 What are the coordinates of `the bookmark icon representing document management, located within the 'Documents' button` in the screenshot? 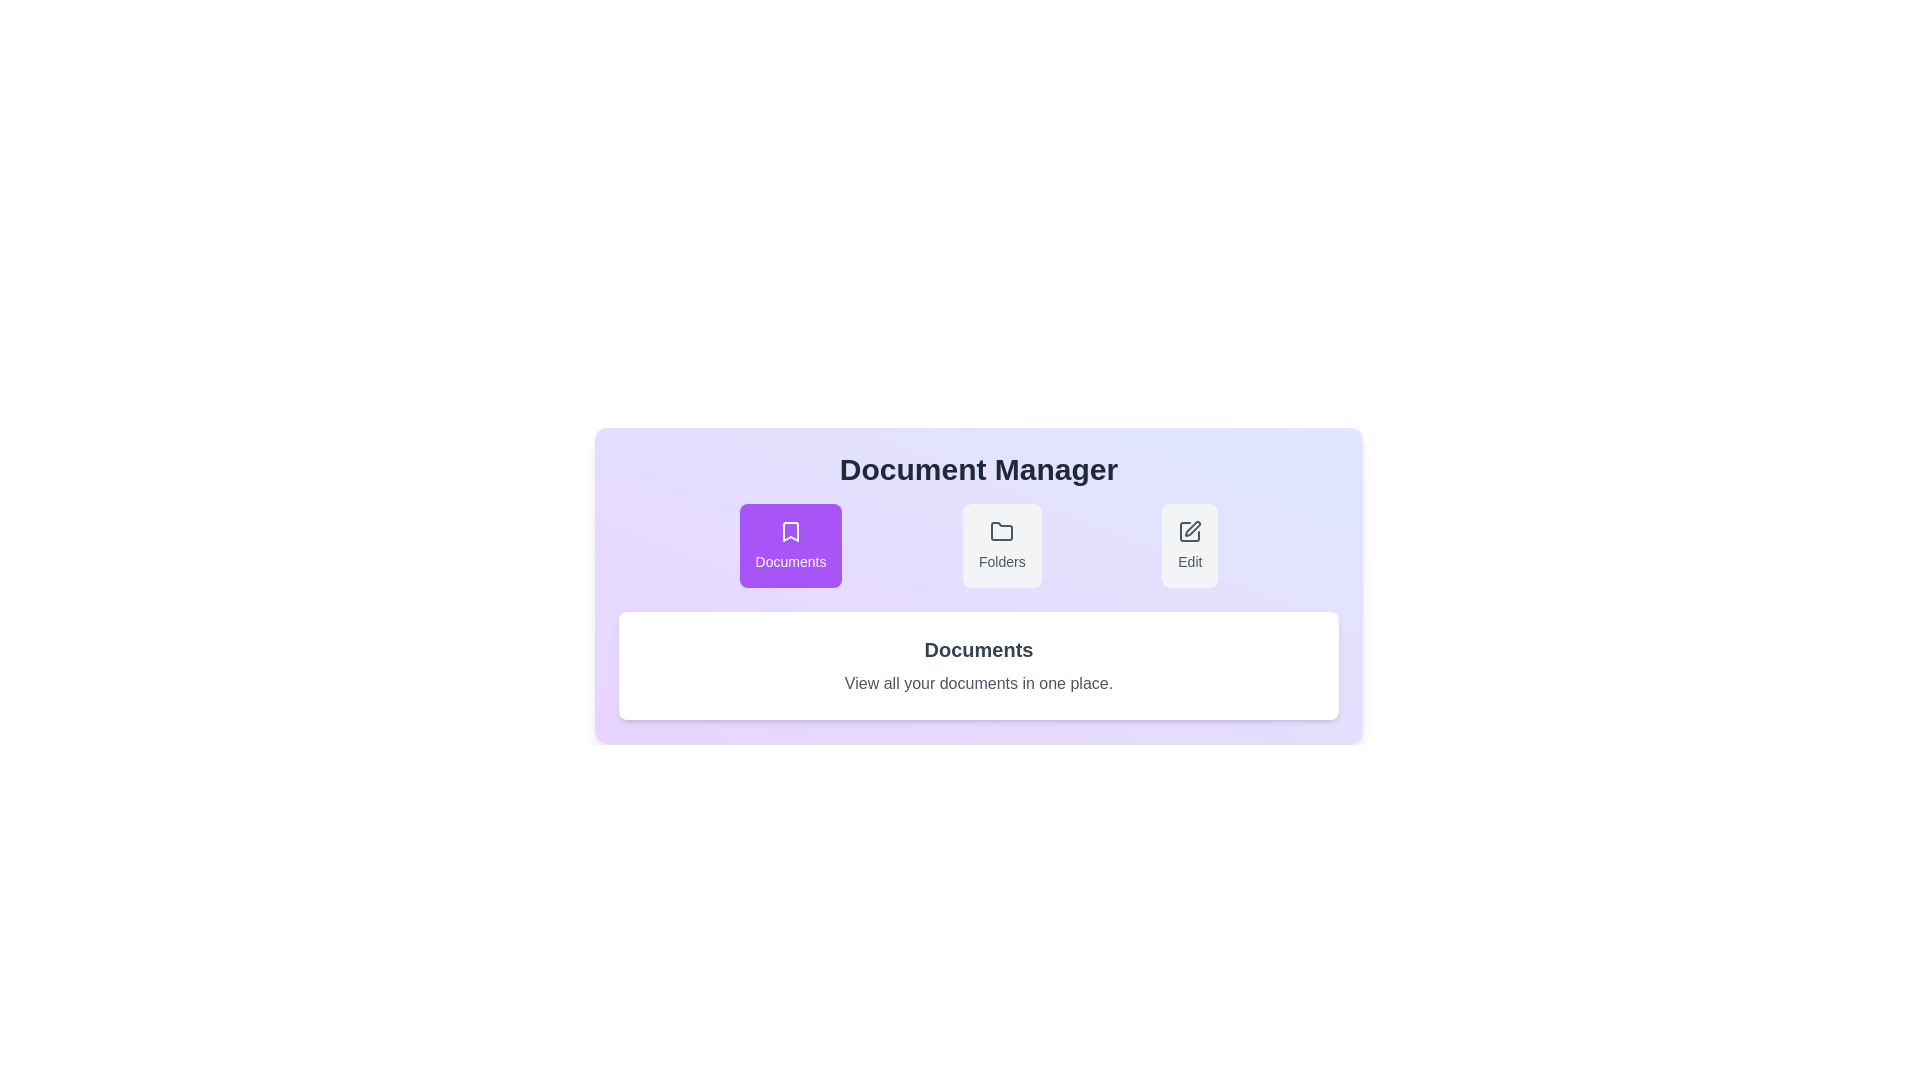 It's located at (790, 531).